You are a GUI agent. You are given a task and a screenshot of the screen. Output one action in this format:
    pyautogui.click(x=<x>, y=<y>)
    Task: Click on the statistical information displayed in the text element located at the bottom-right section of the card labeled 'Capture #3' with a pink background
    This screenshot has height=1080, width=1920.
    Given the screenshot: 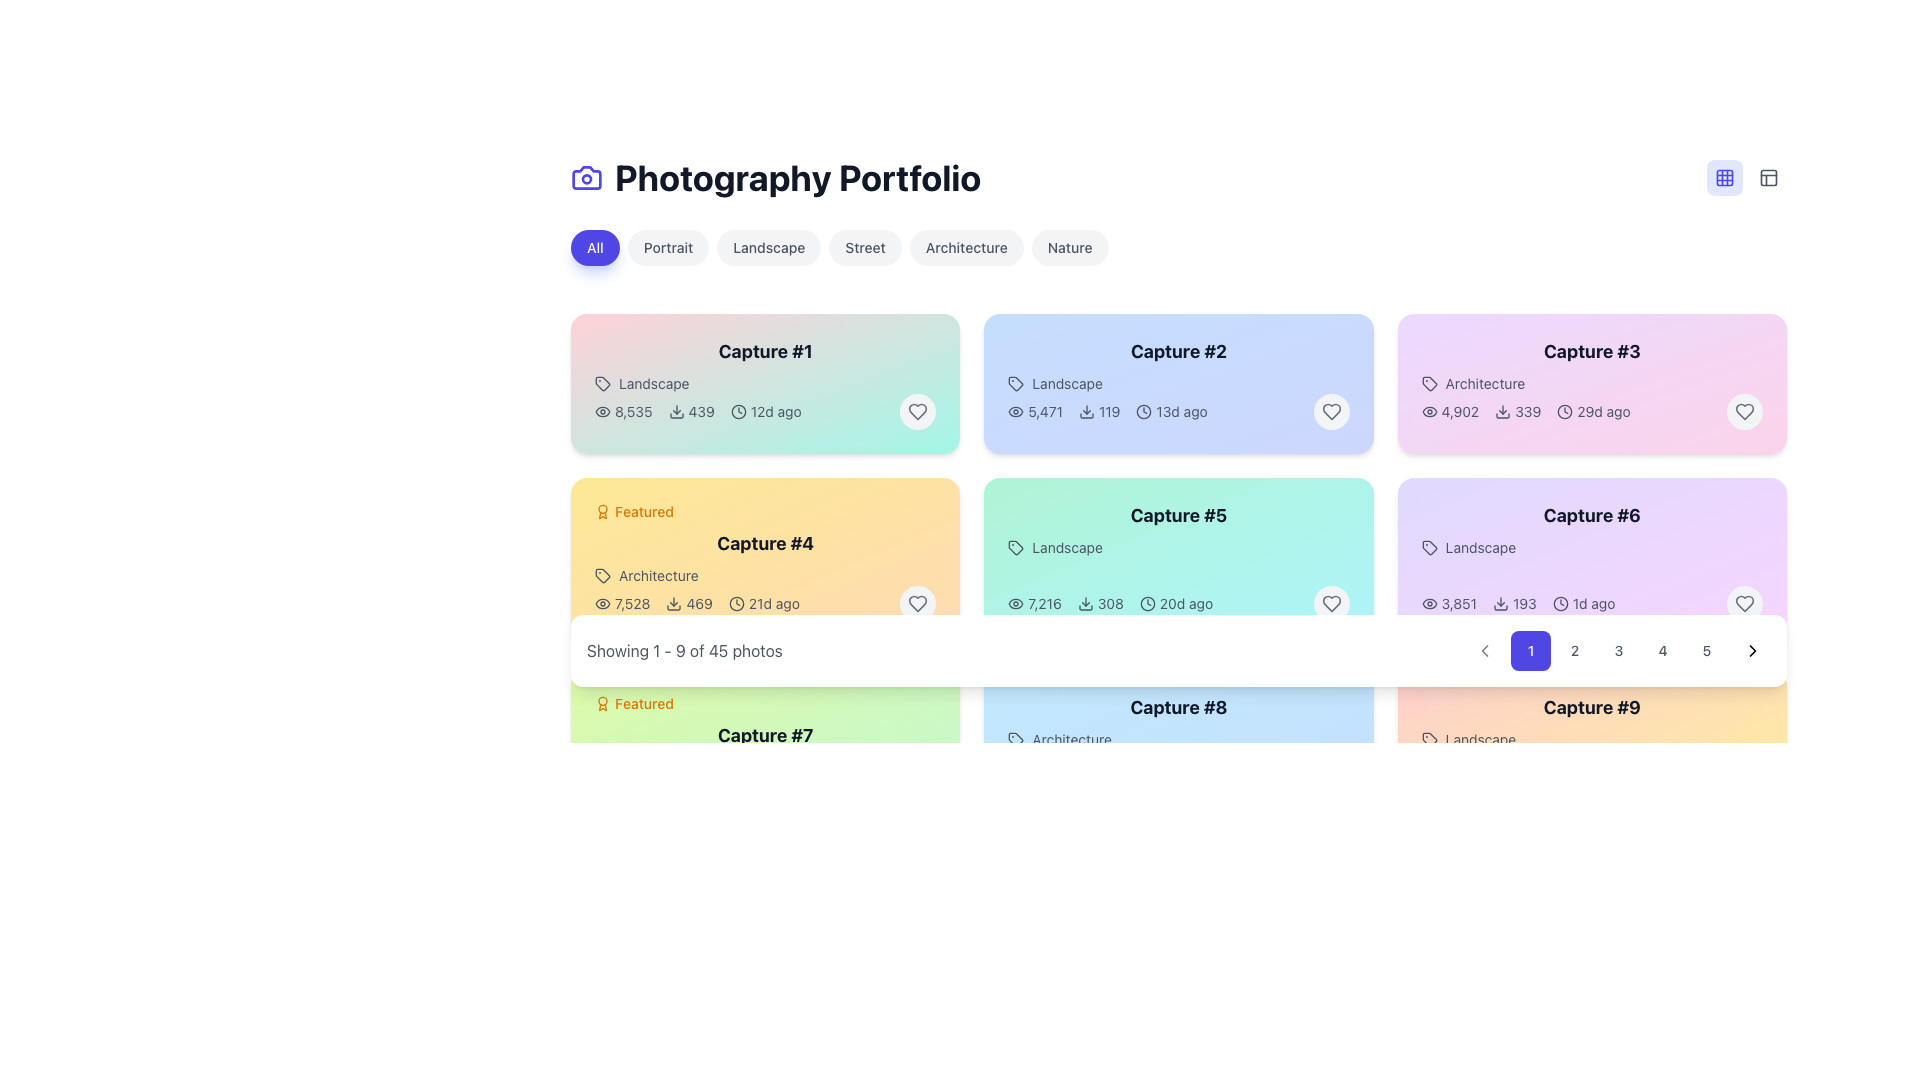 What is the action you would take?
    pyautogui.click(x=1591, y=411)
    